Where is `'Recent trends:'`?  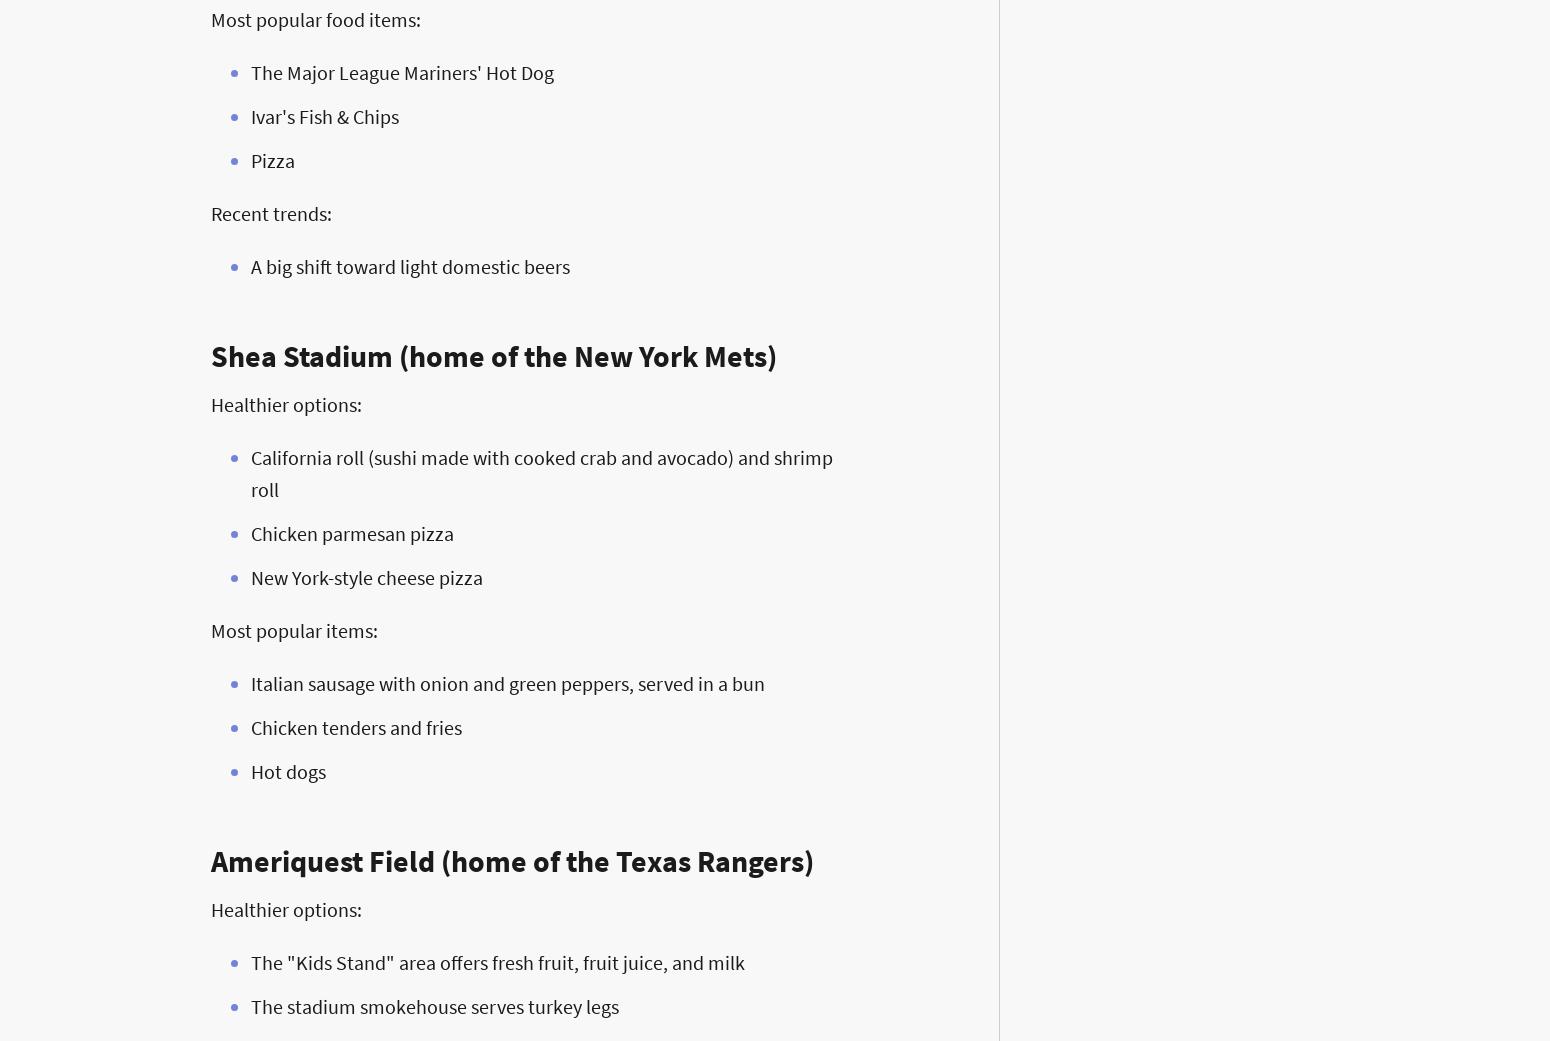 'Recent trends:' is located at coordinates (271, 212).